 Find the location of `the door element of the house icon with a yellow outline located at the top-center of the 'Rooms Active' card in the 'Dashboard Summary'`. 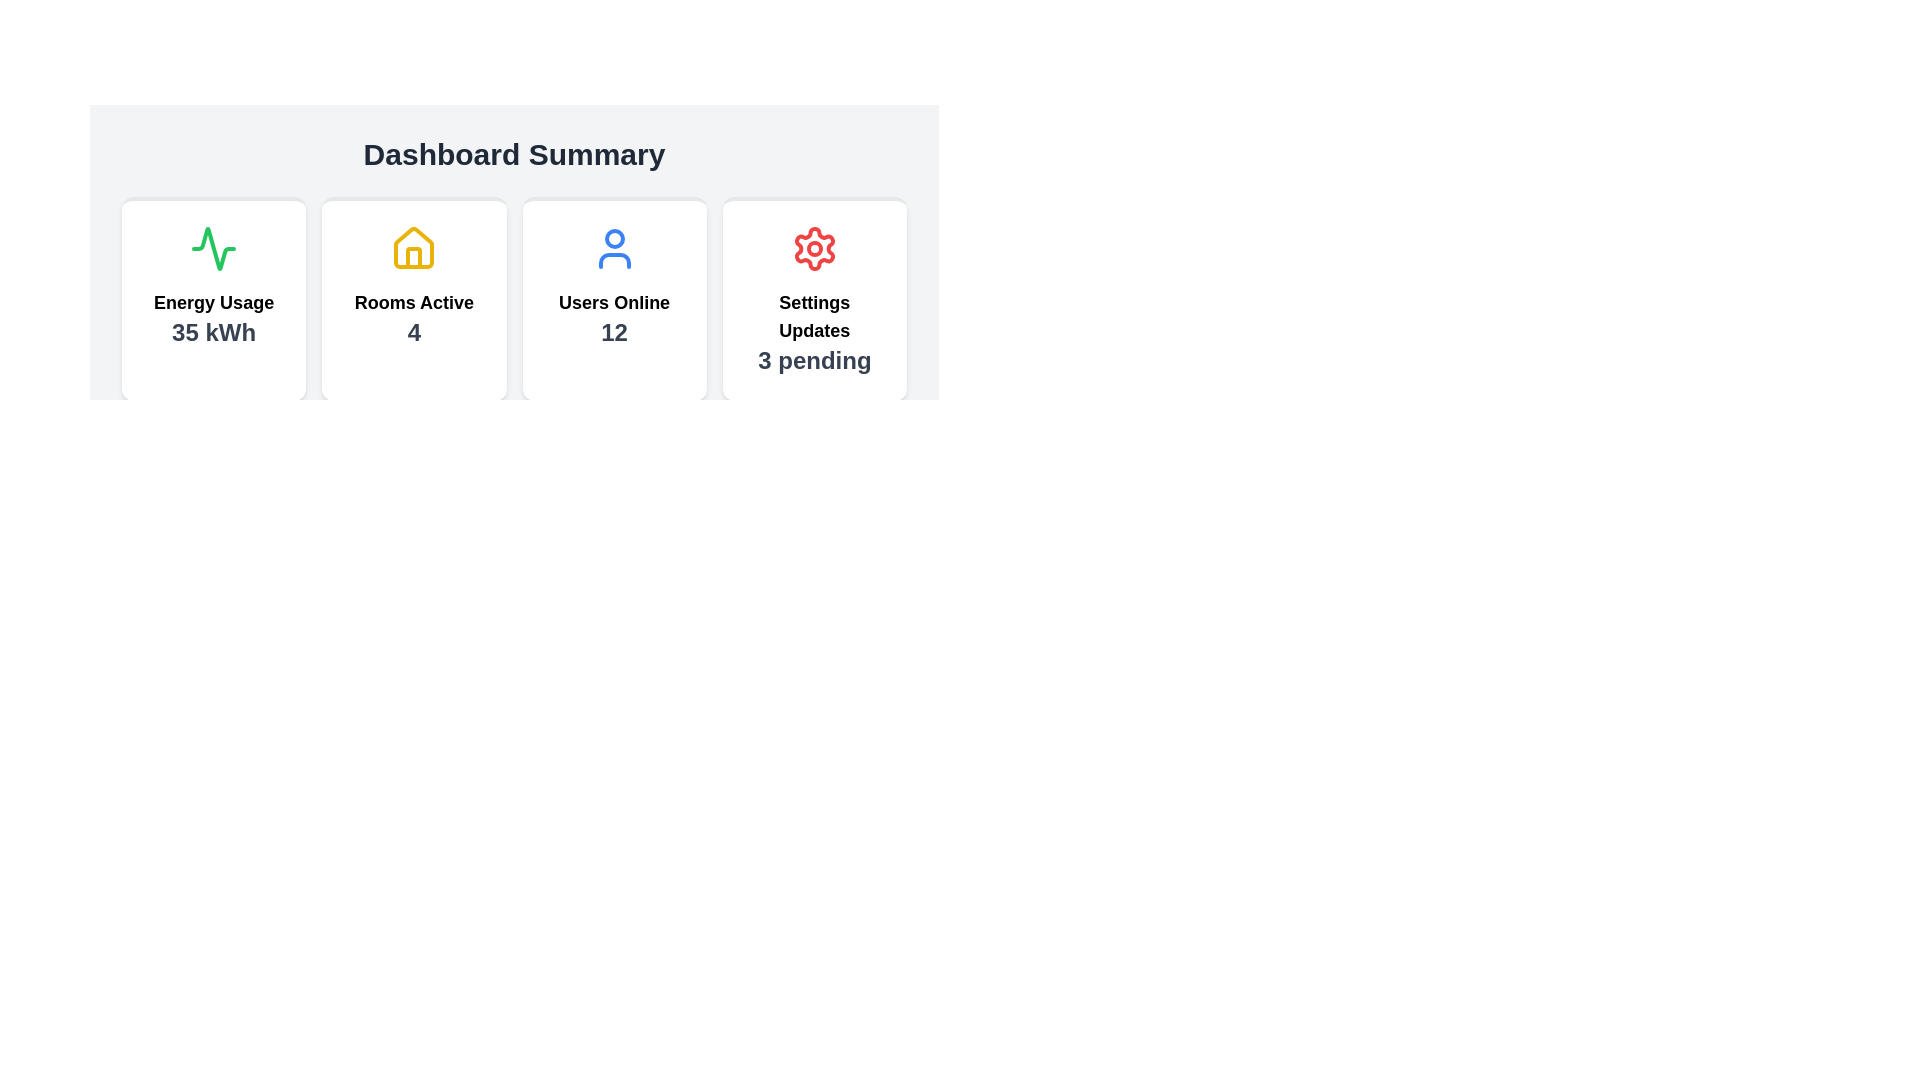

the door element of the house icon with a yellow outline located at the top-center of the 'Rooms Active' card in the 'Dashboard Summary' is located at coordinates (413, 257).